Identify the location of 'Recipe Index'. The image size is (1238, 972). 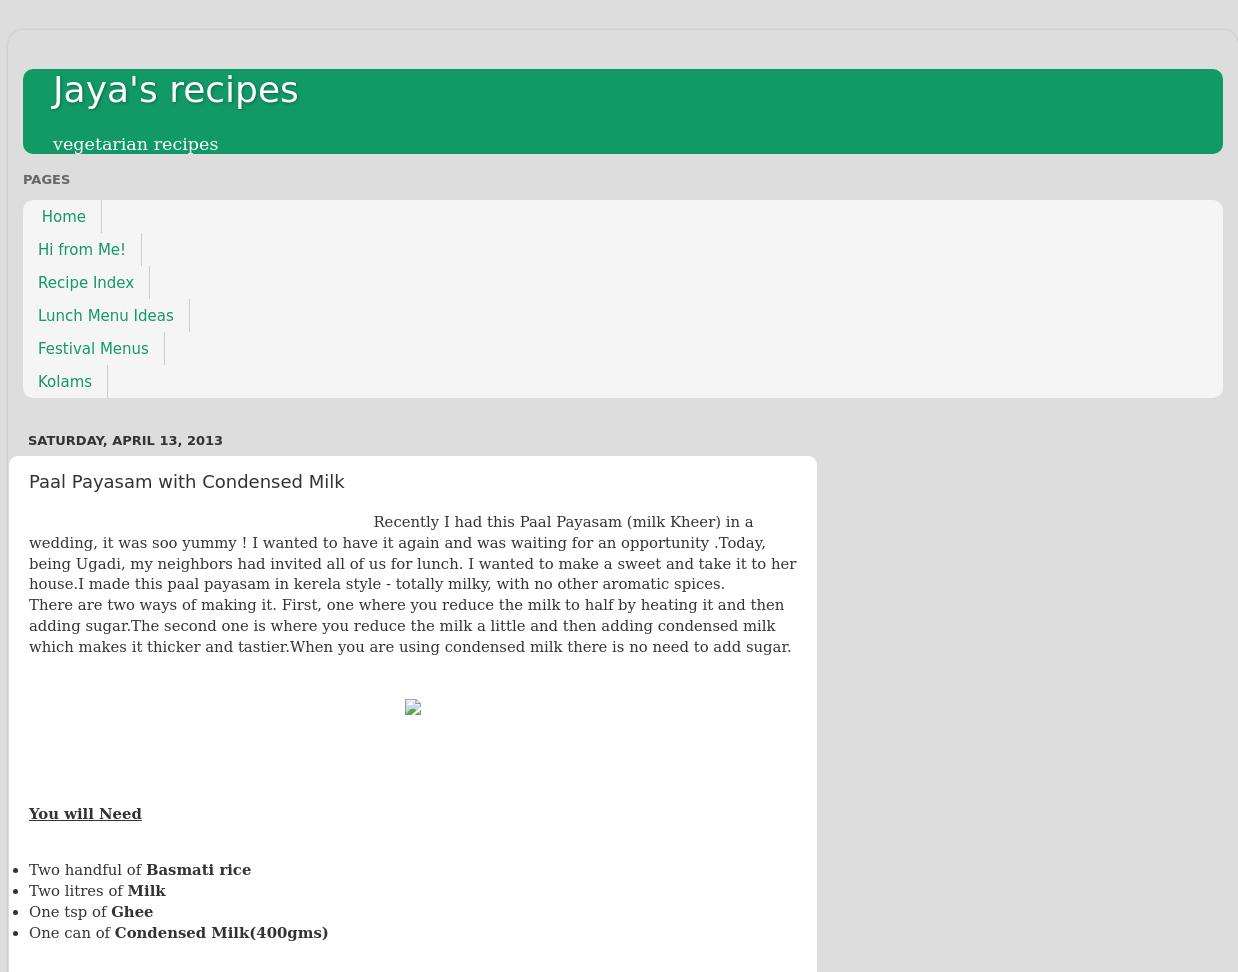
(85, 281).